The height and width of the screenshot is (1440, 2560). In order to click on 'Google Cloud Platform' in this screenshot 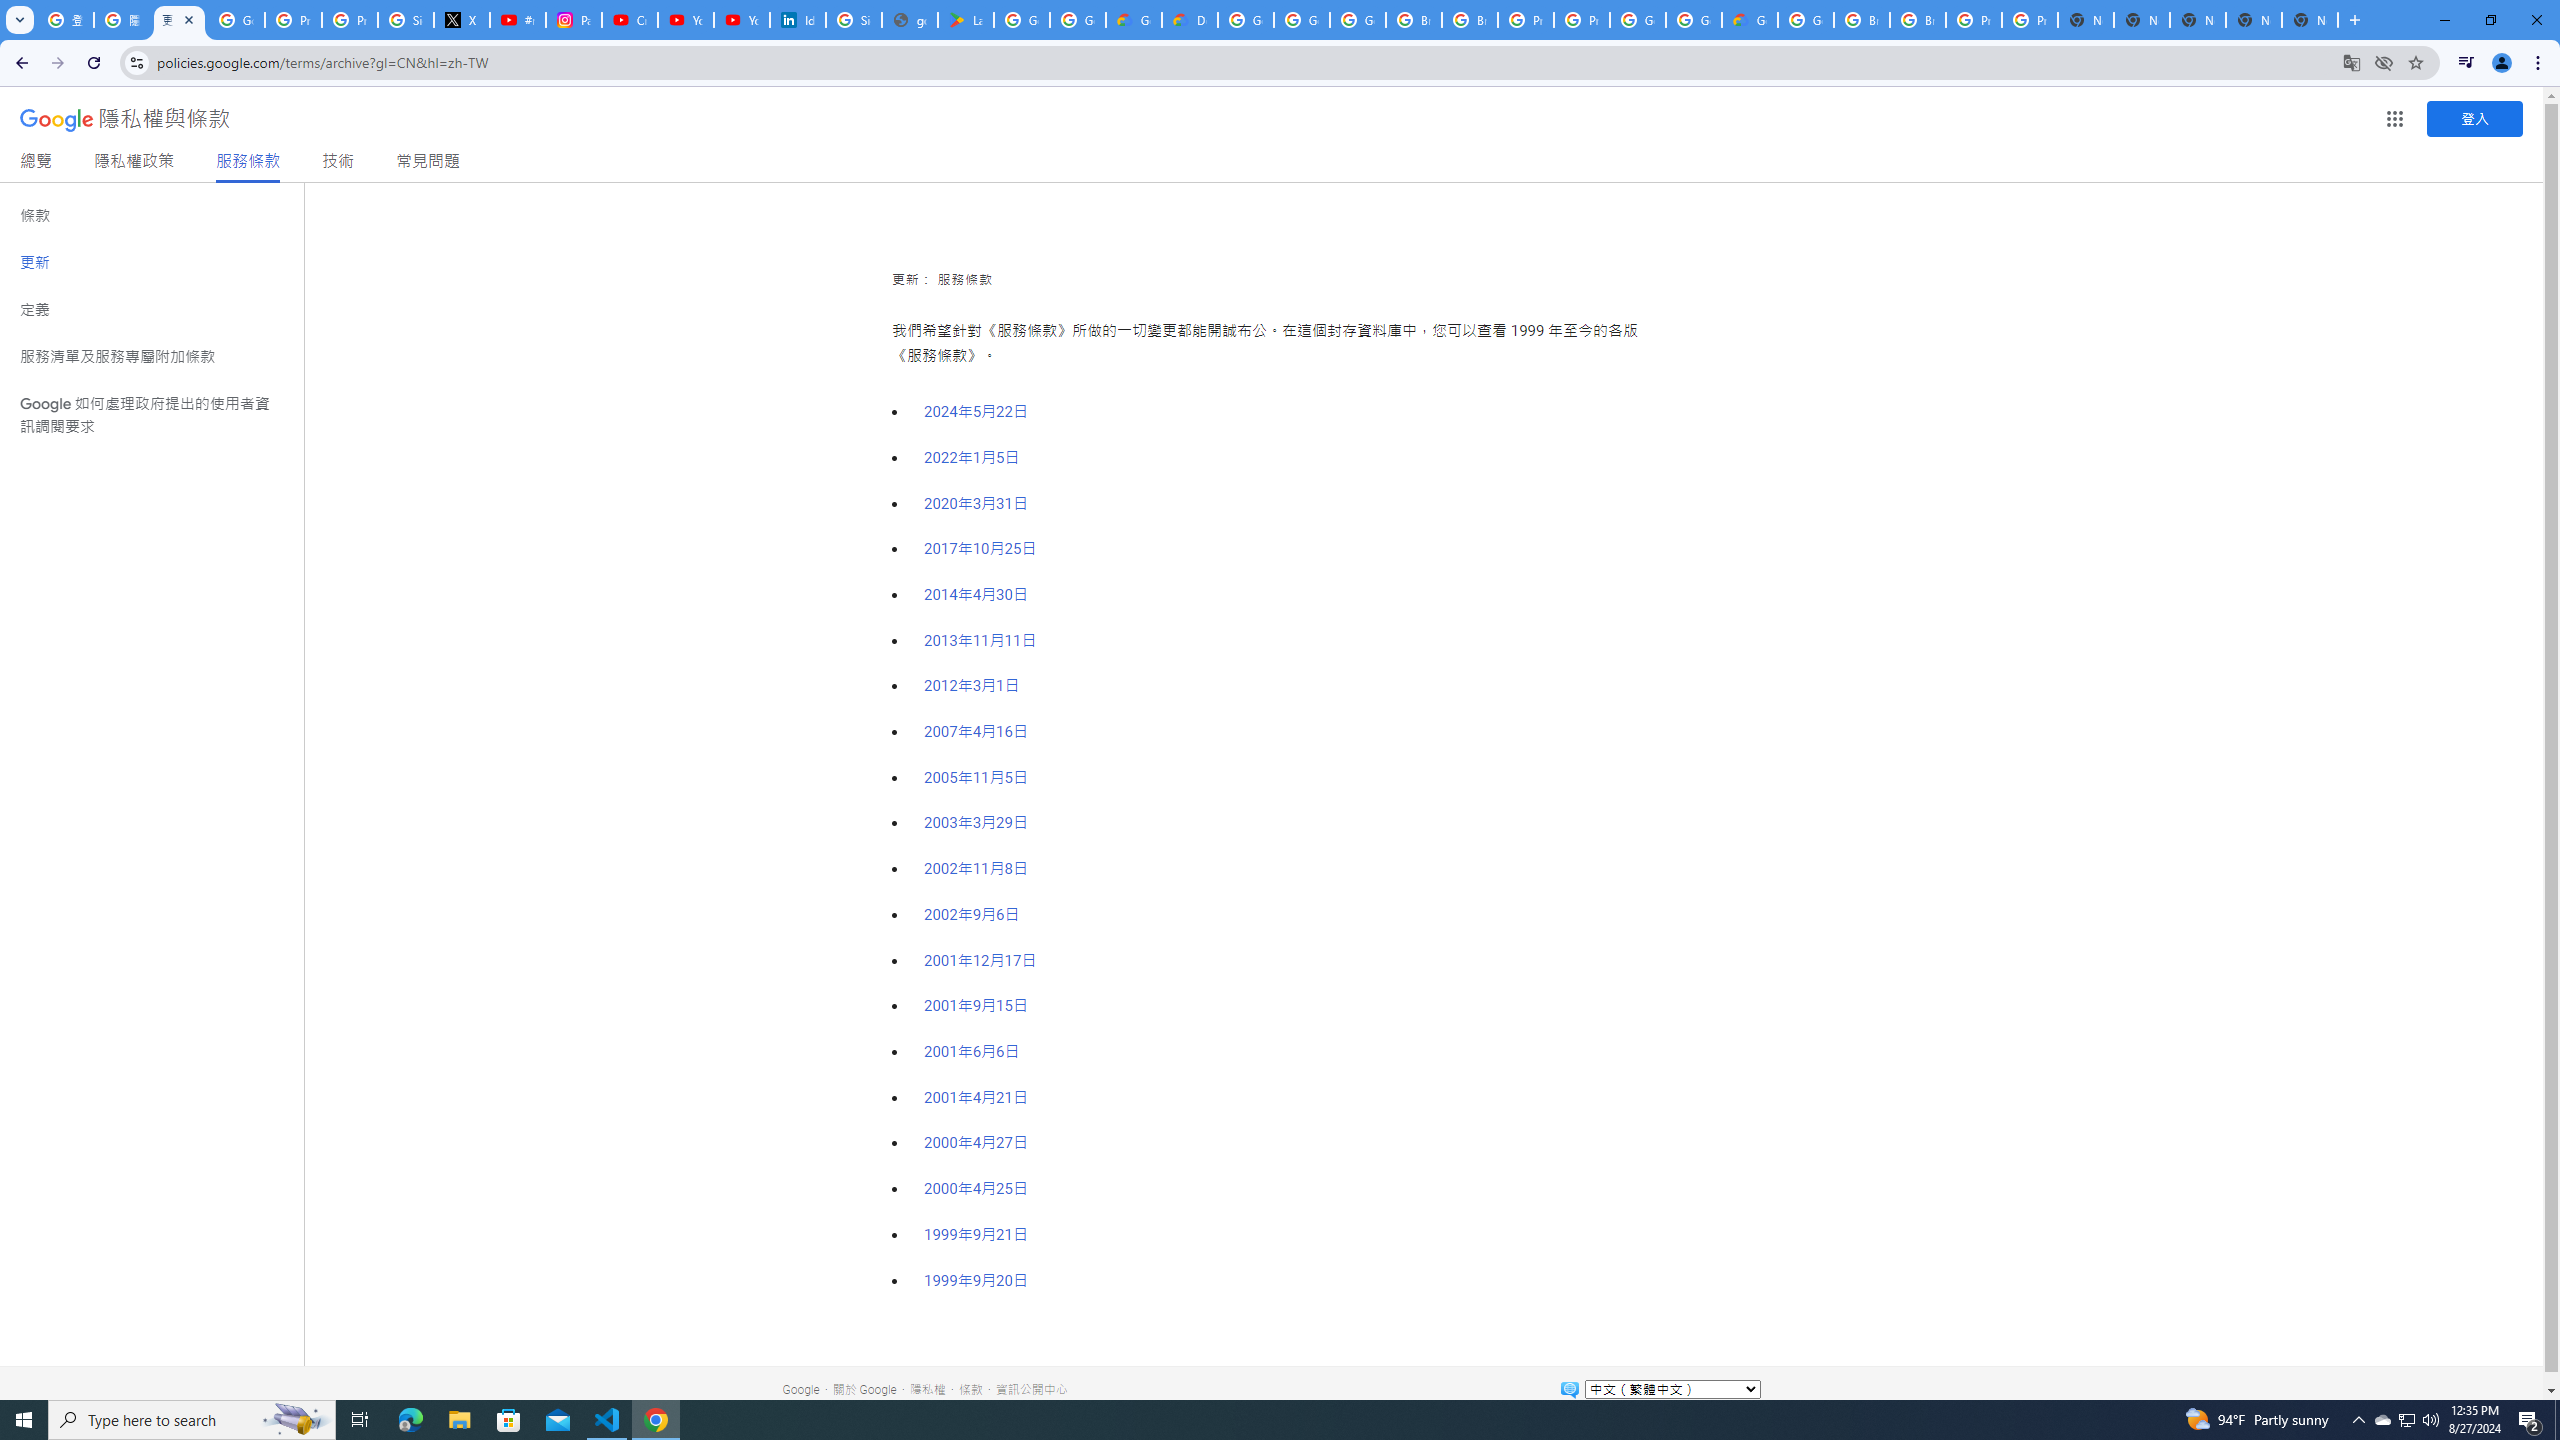, I will do `click(1692, 19)`.